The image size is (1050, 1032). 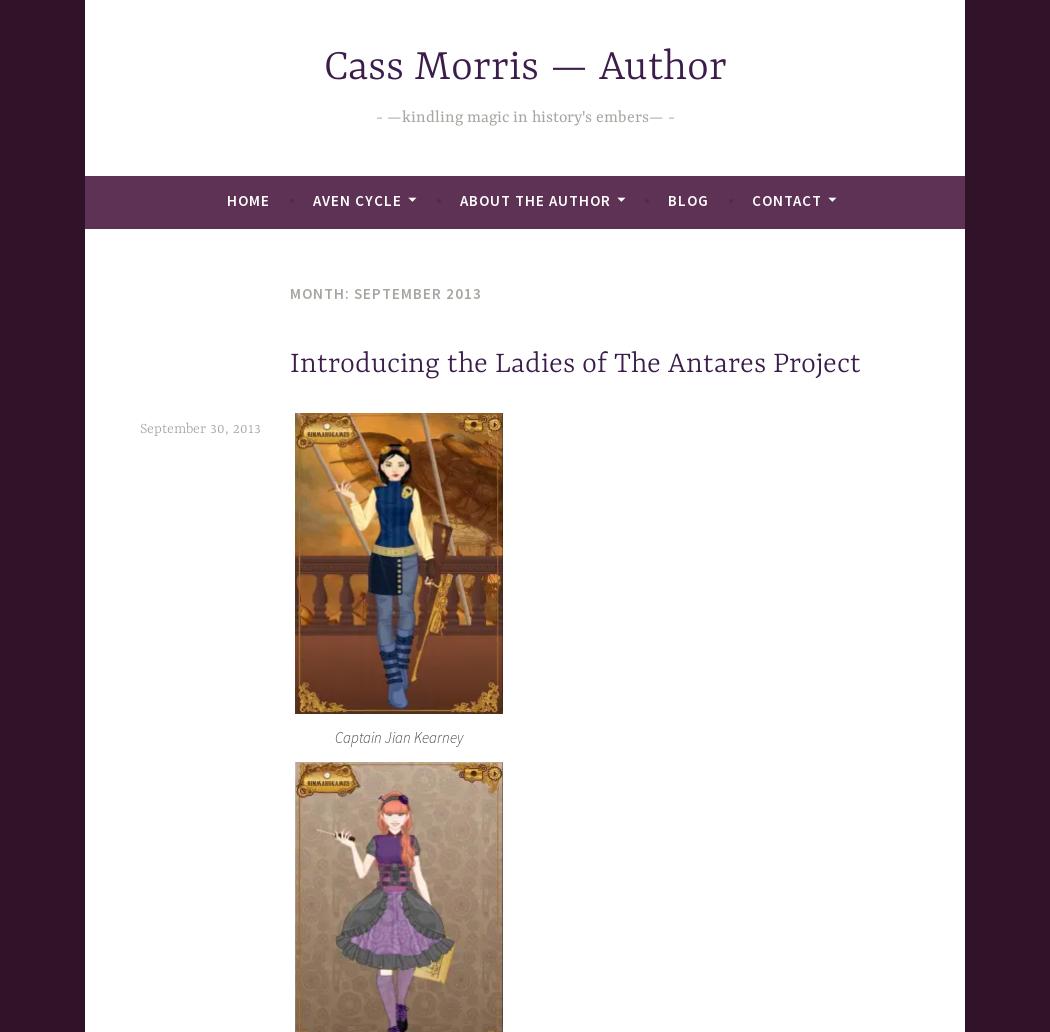 What do you see at coordinates (248, 199) in the screenshot?
I see `'Home'` at bounding box center [248, 199].